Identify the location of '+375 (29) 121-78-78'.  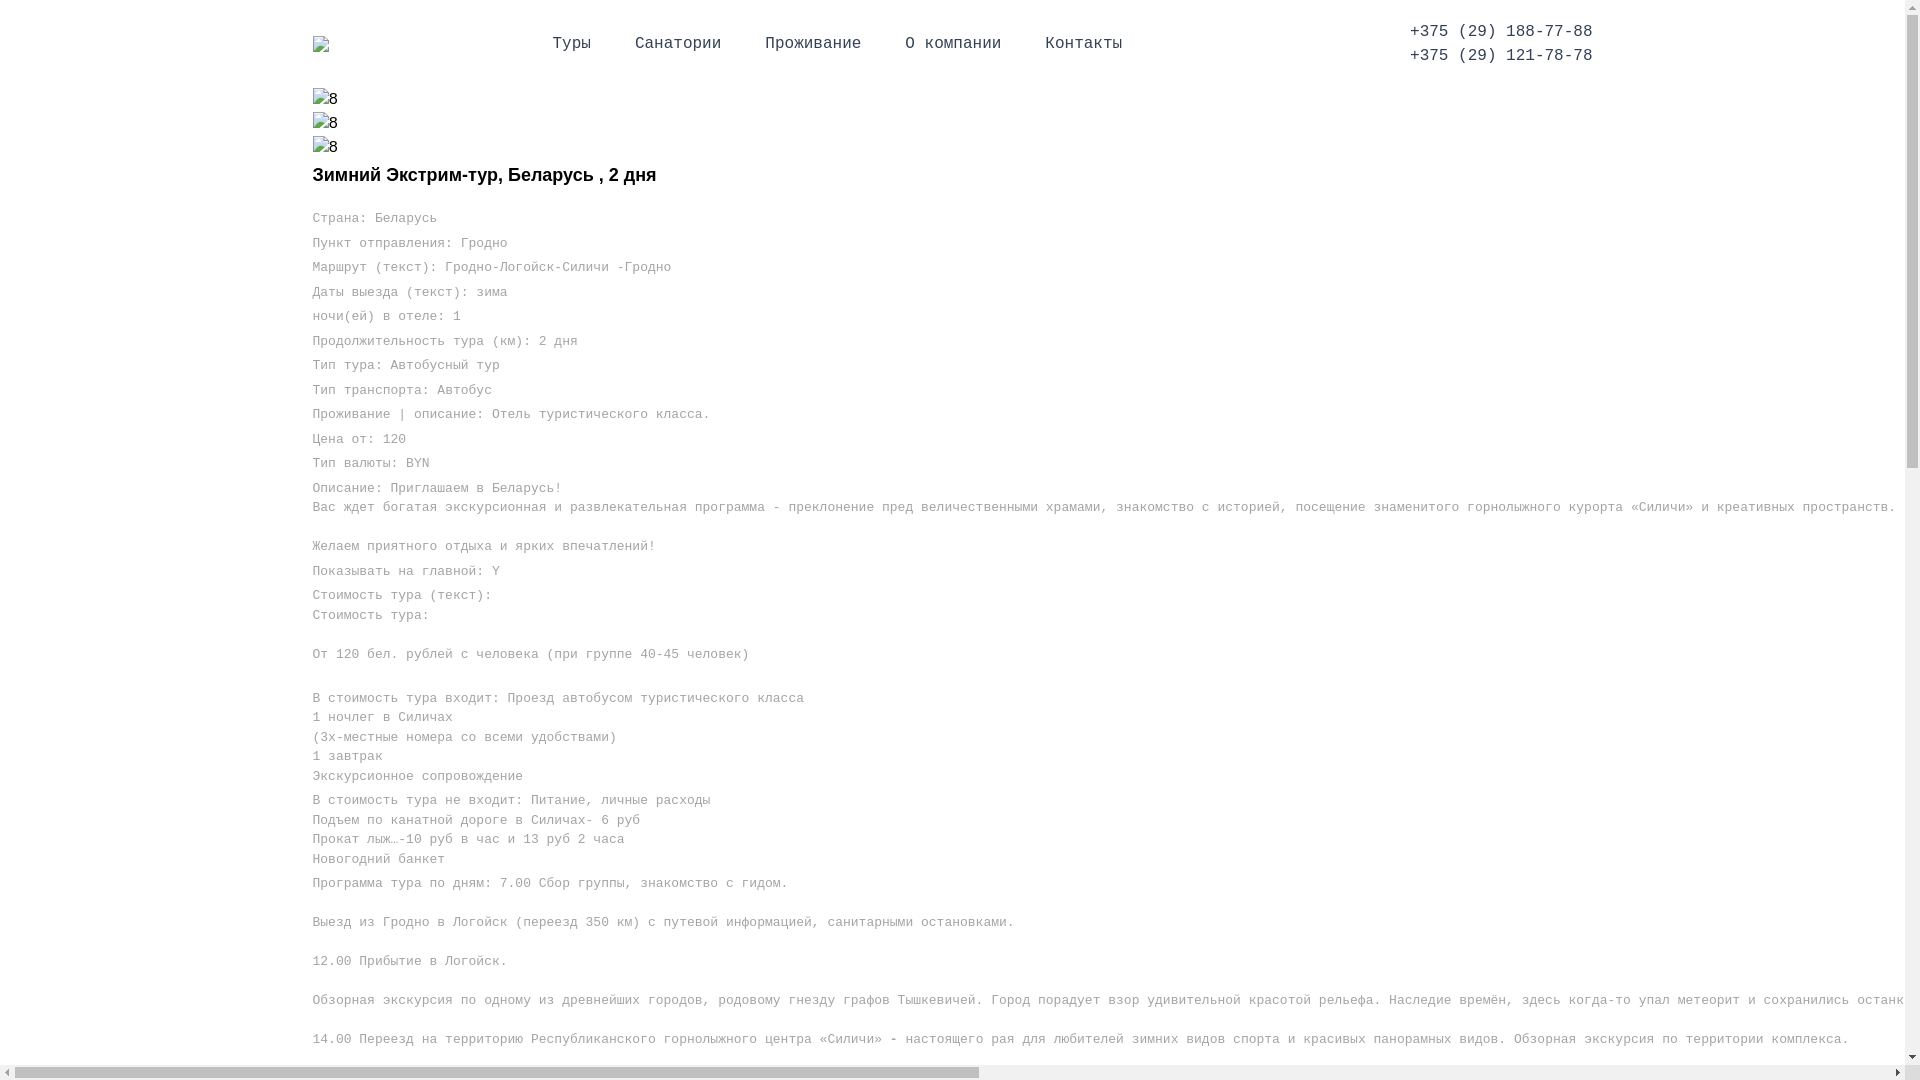
(1409, 55).